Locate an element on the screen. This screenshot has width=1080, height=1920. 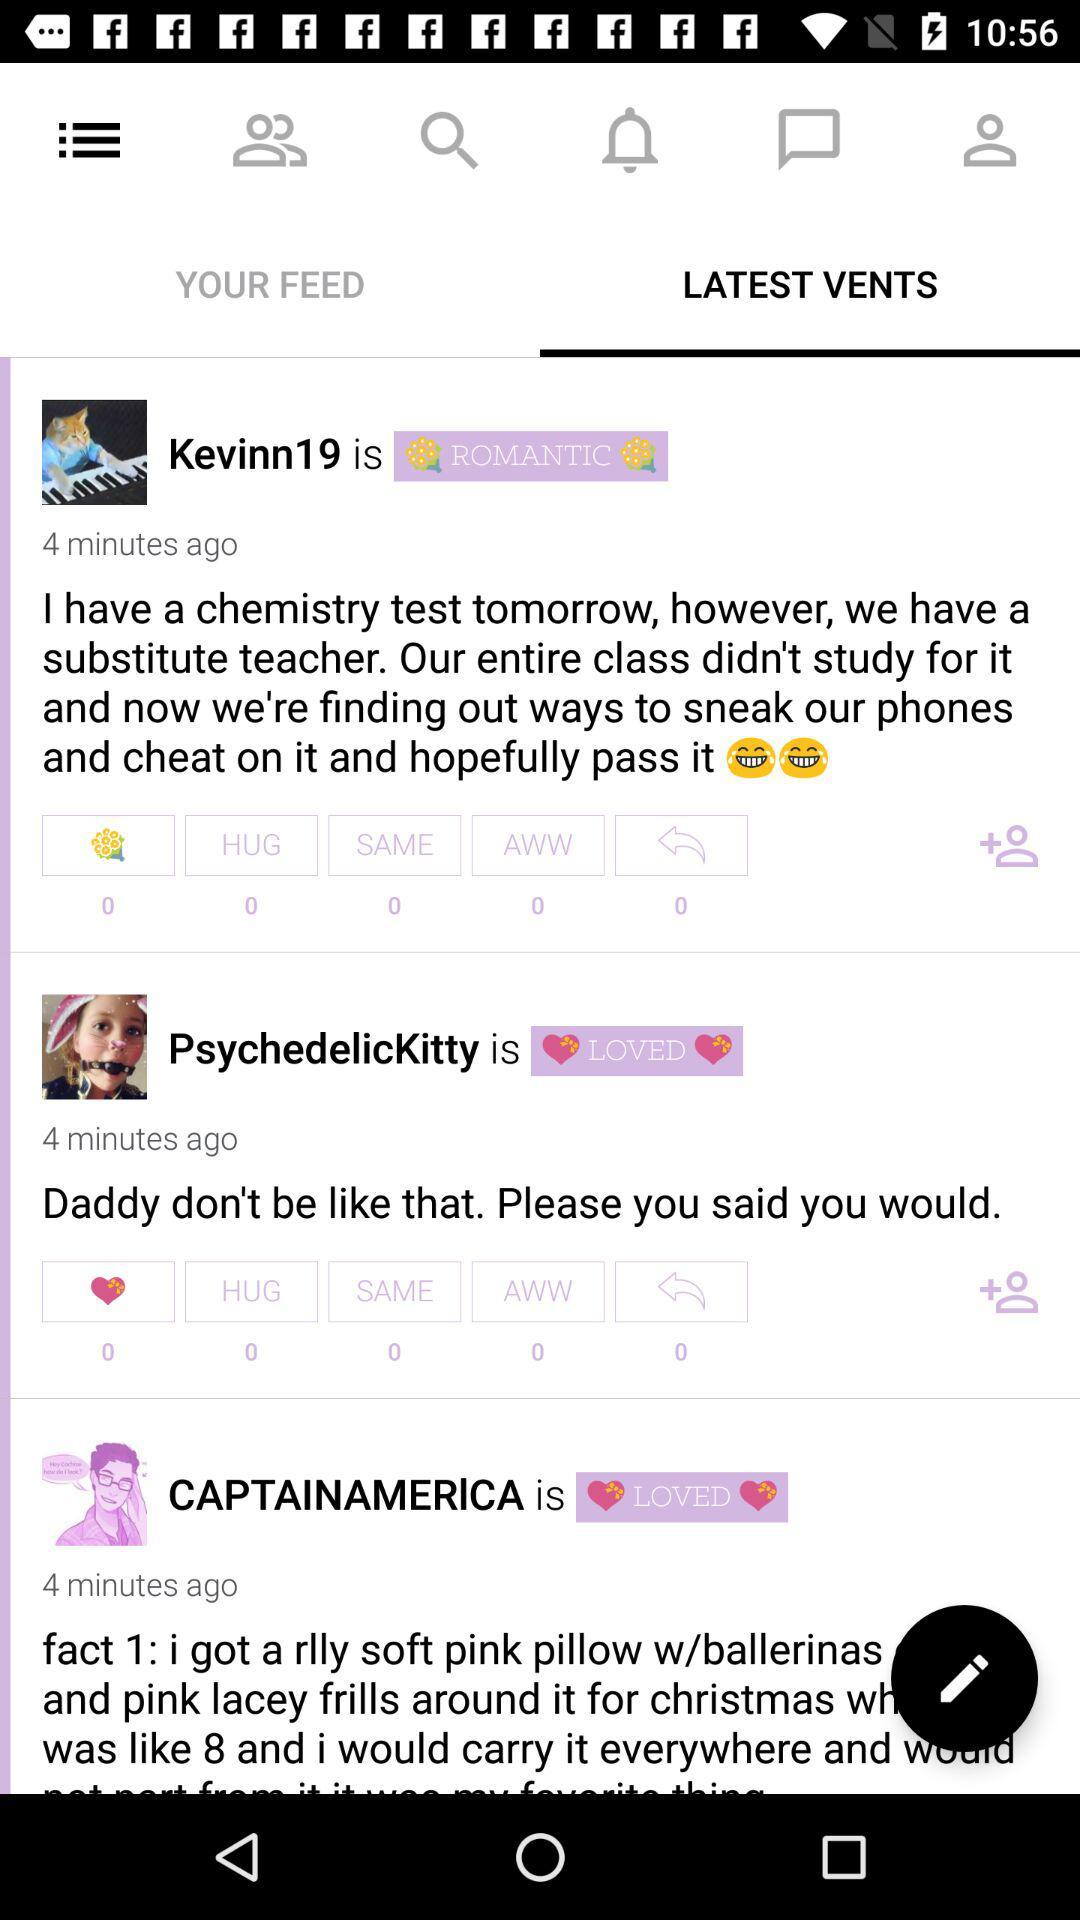
user 's account is located at coordinates (94, 1045).